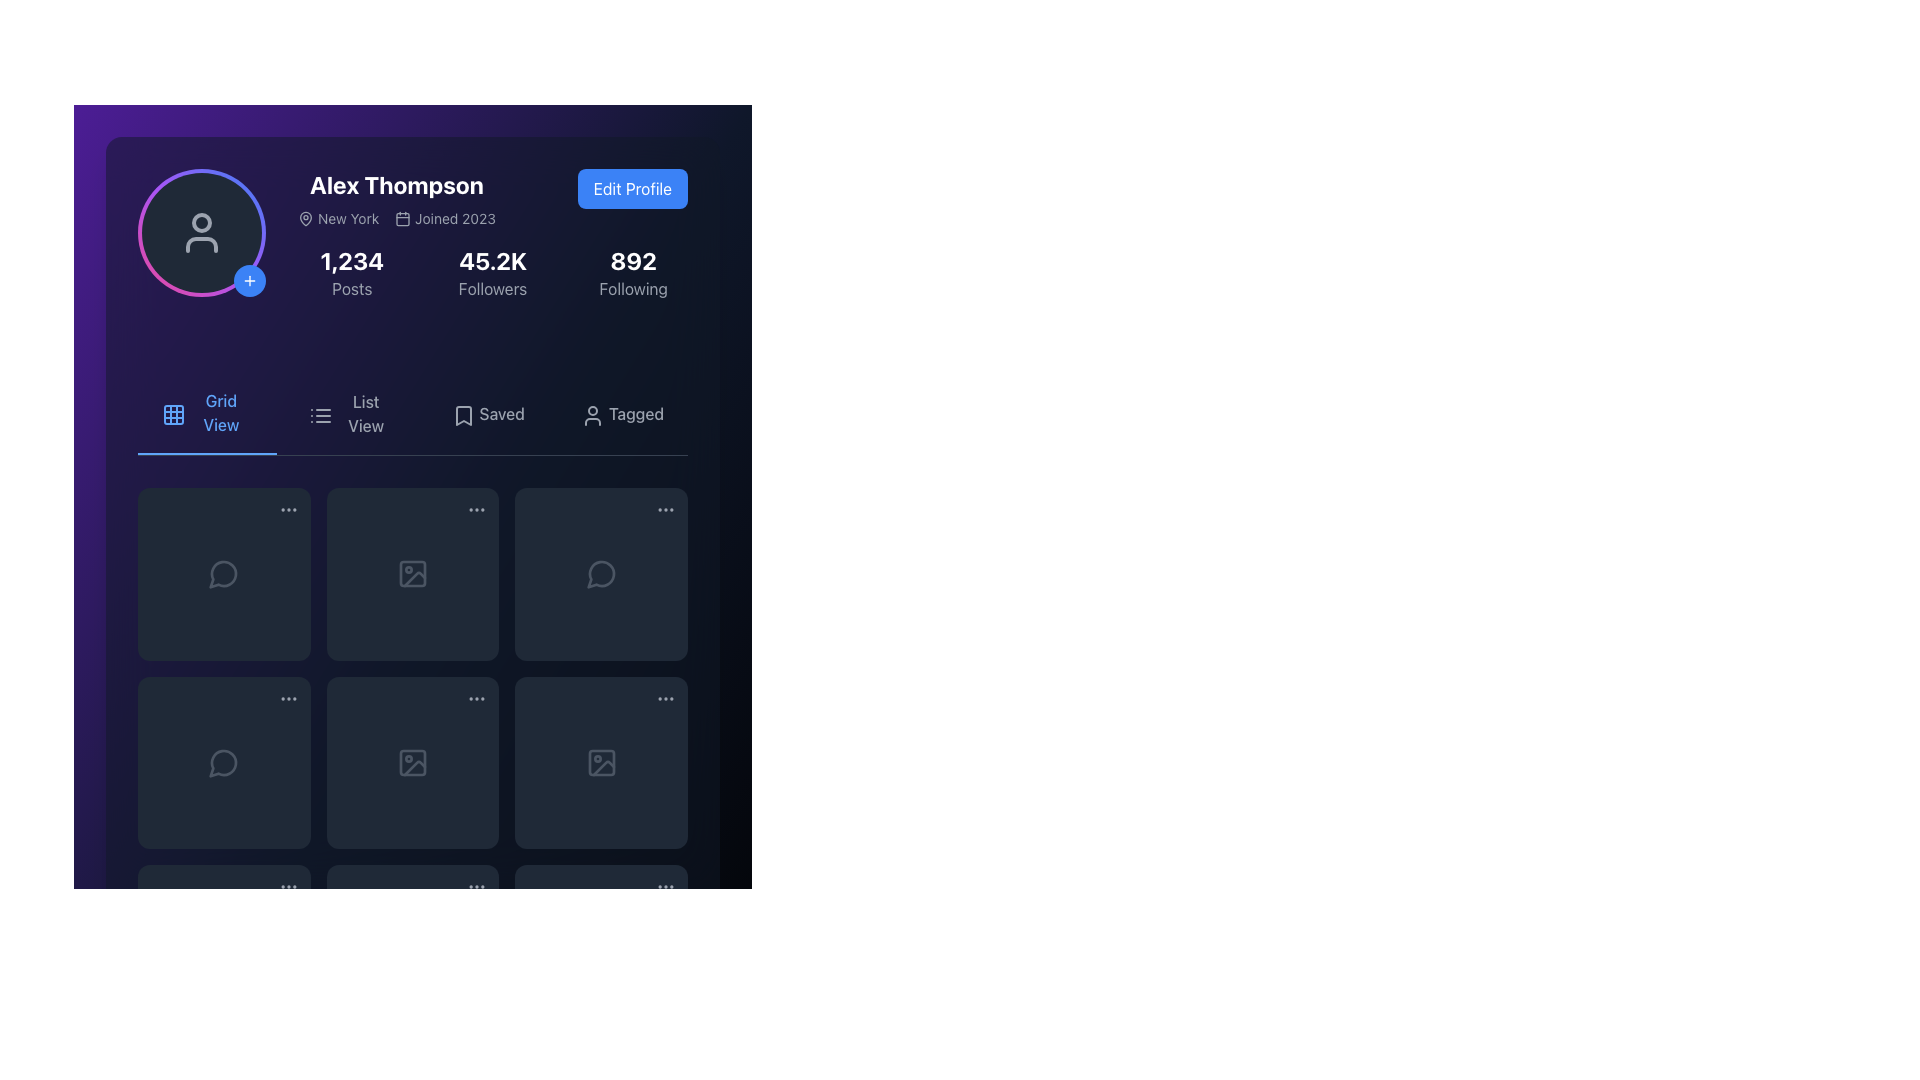  Describe the element at coordinates (493, 260) in the screenshot. I see `the Followers label that displays the number of followers associated with the user` at that location.